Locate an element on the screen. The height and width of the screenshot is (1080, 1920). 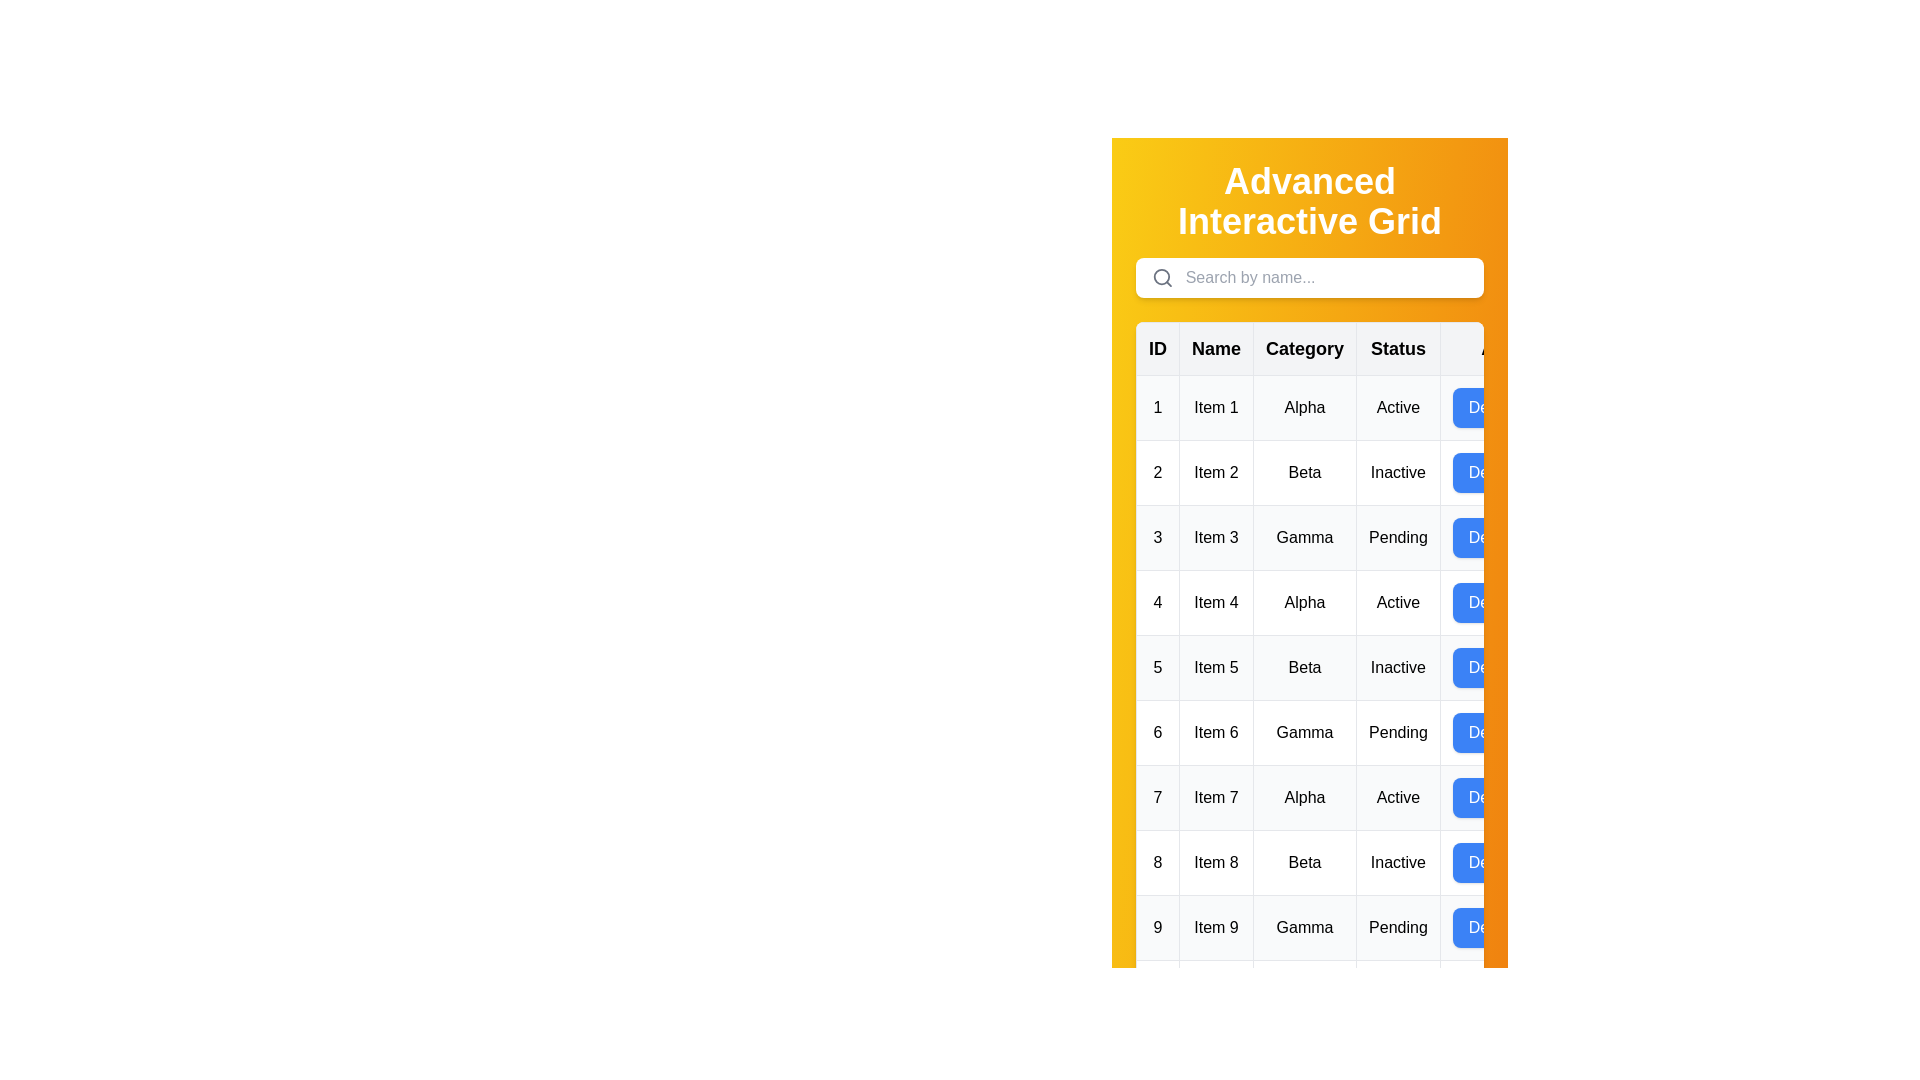
the column header ID to sort the data is located at coordinates (1157, 347).